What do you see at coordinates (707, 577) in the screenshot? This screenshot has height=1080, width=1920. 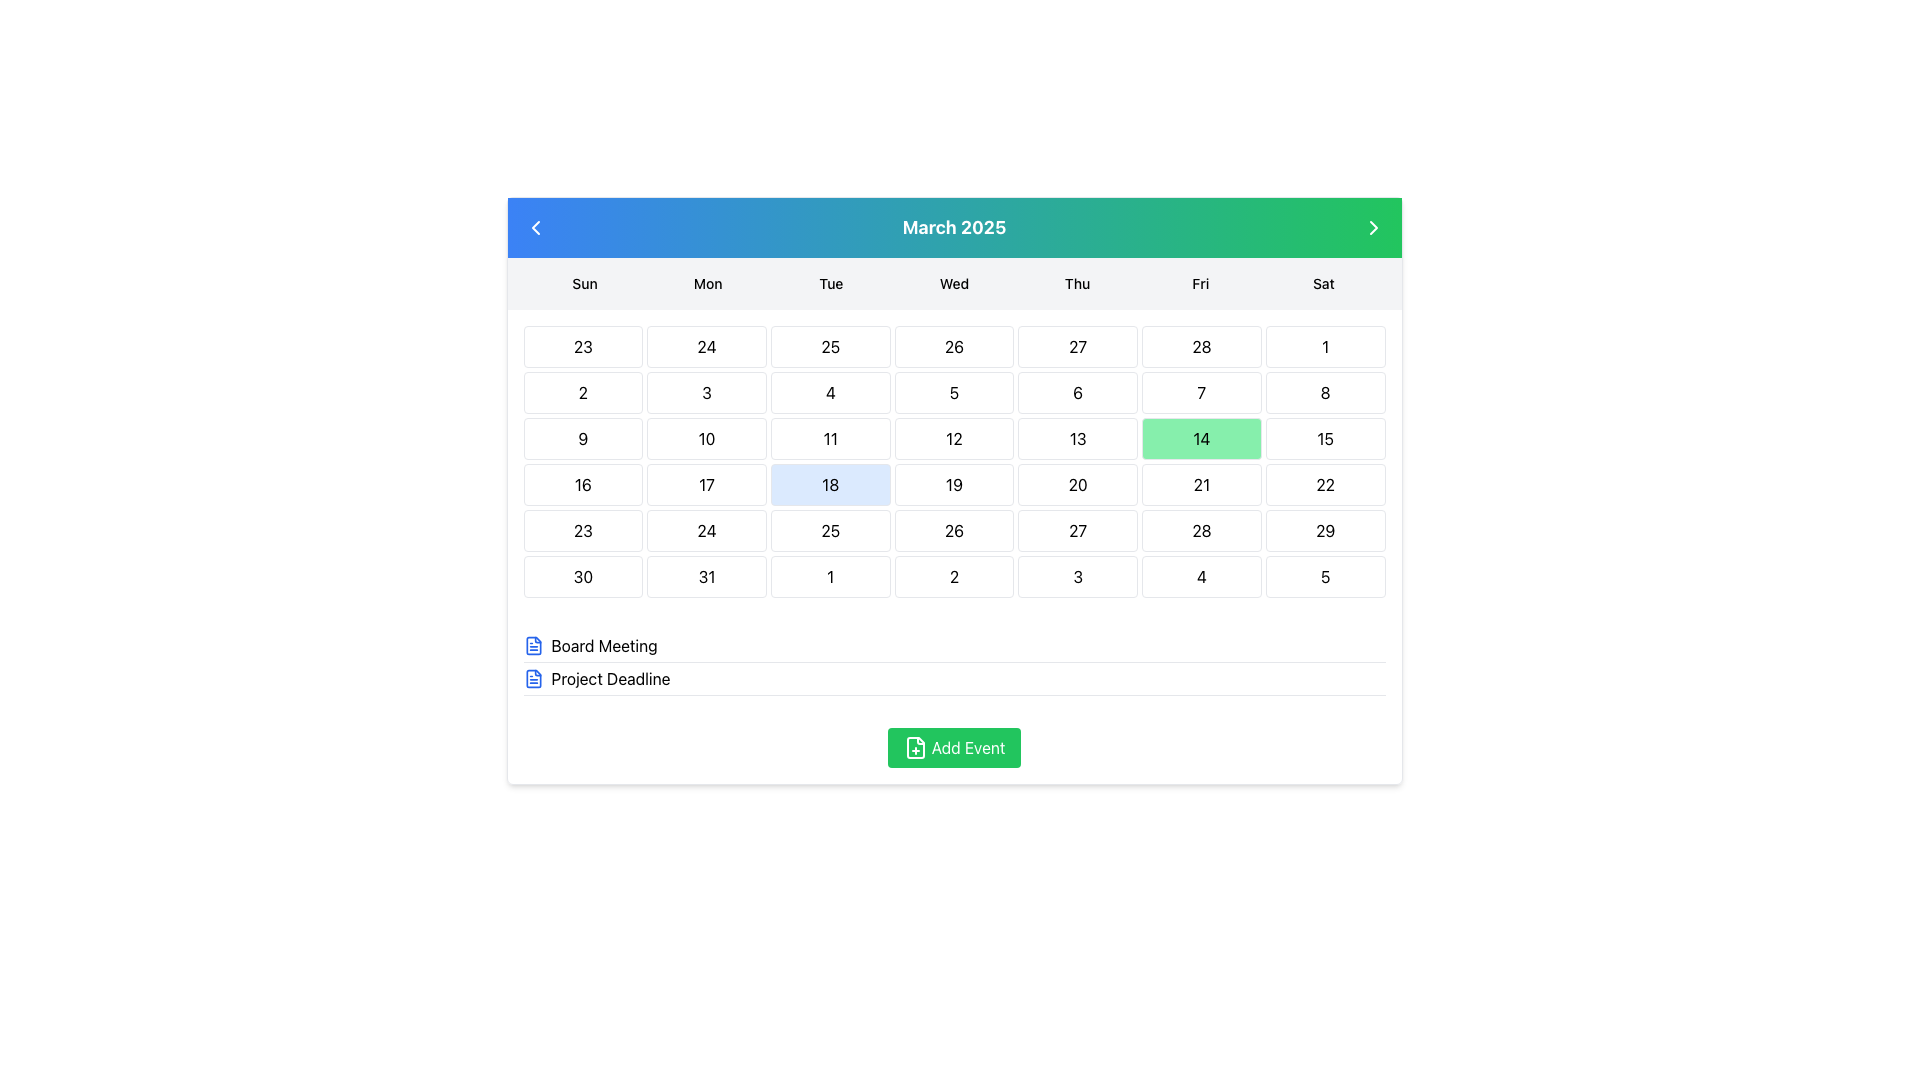 I see `the rectangular button labeled '31' located in the sixth row and second column of the calendar grid under 'Mon'` at bounding box center [707, 577].